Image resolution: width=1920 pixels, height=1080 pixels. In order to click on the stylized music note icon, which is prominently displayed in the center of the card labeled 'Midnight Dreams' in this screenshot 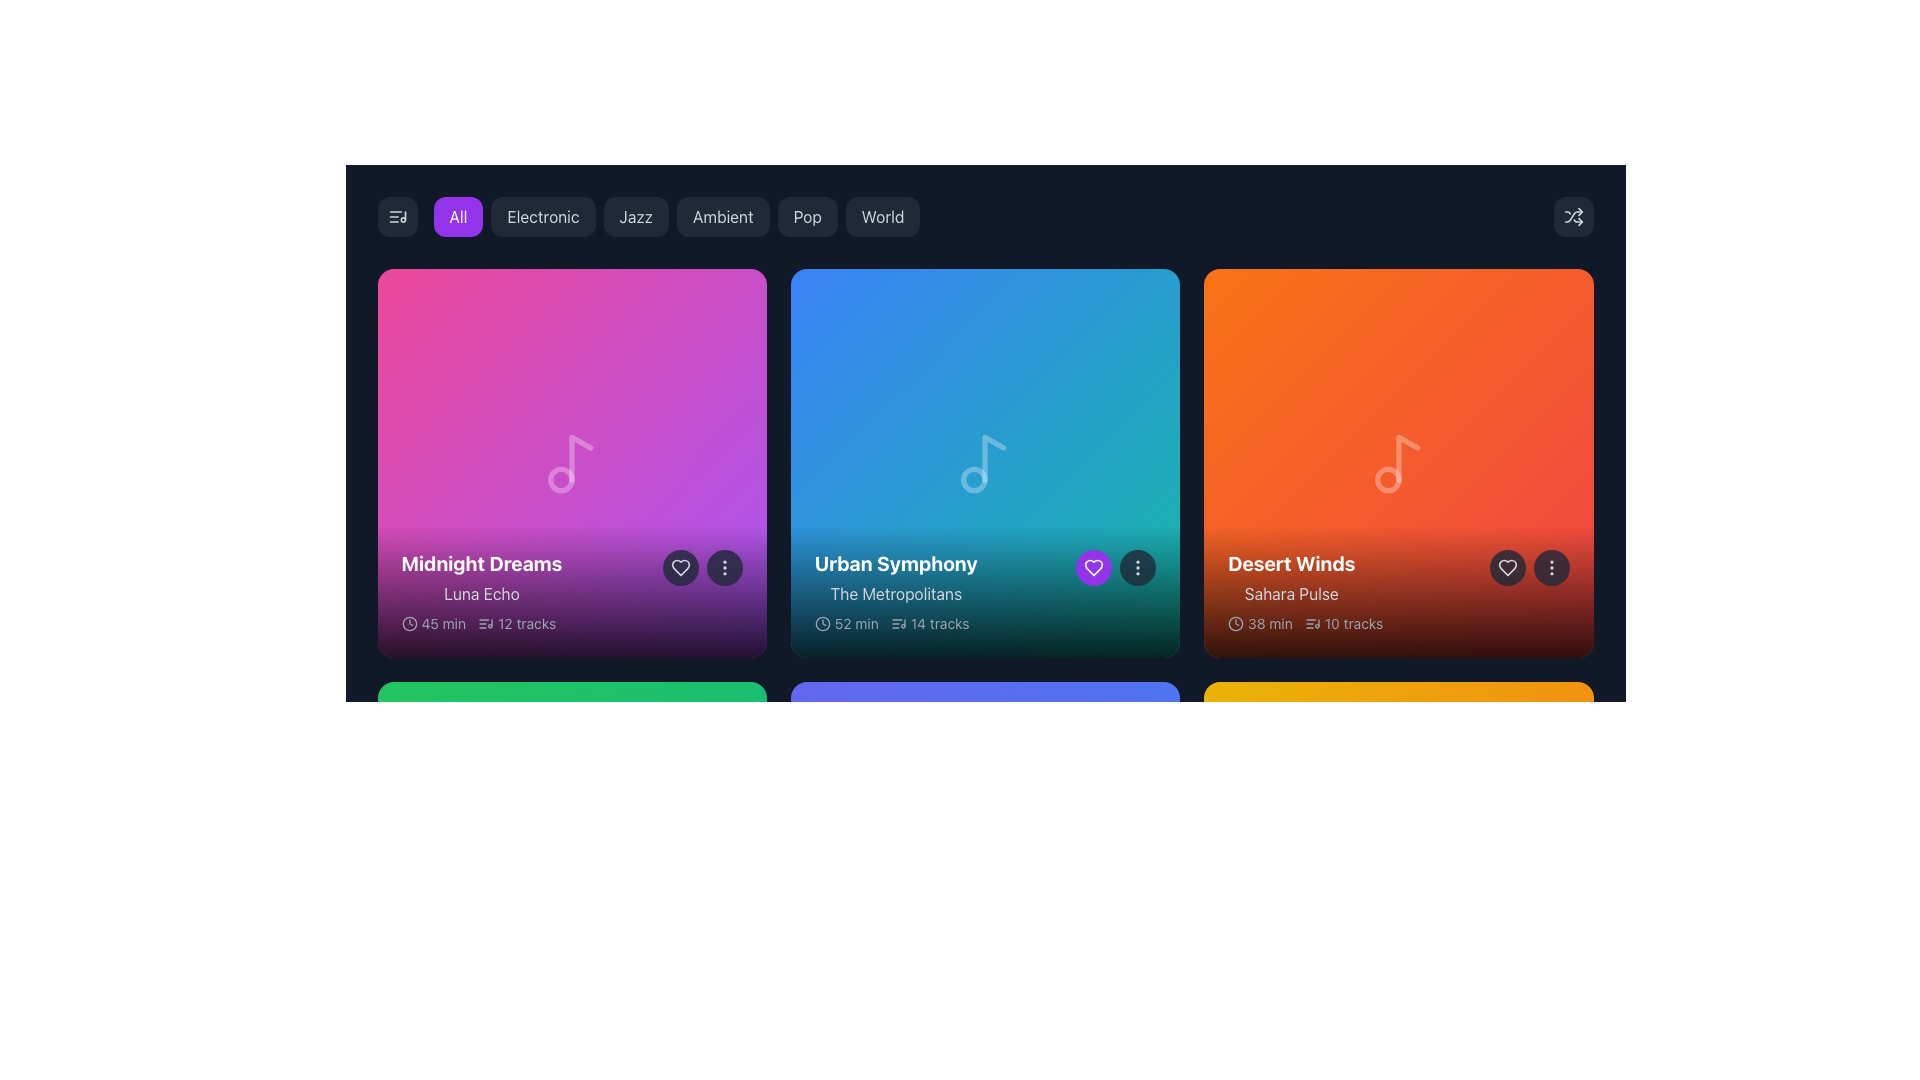, I will do `click(571, 463)`.